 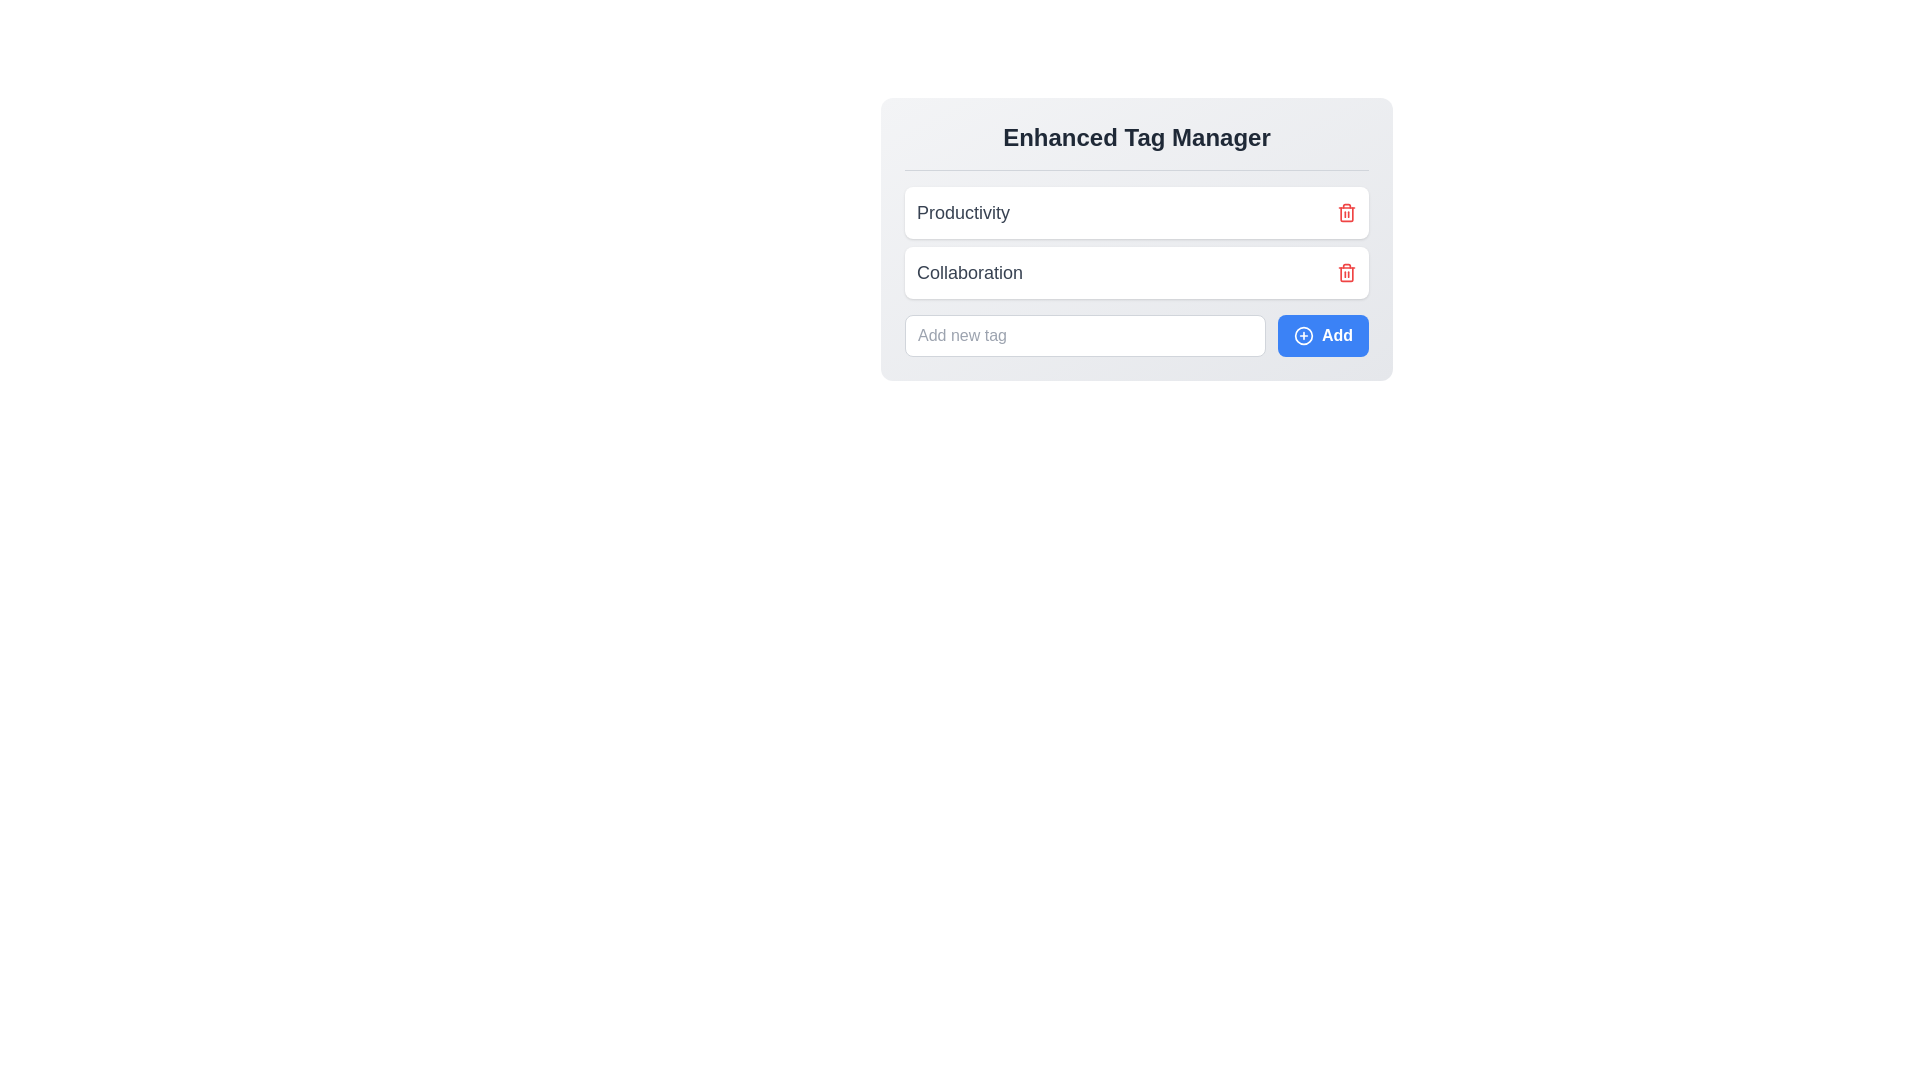 What do you see at coordinates (969, 273) in the screenshot?
I see `the text label displaying 'Collaboration' in a medium-sized, gray font with bold styling, located within a white background card at the top-center of the interface` at bounding box center [969, 273].